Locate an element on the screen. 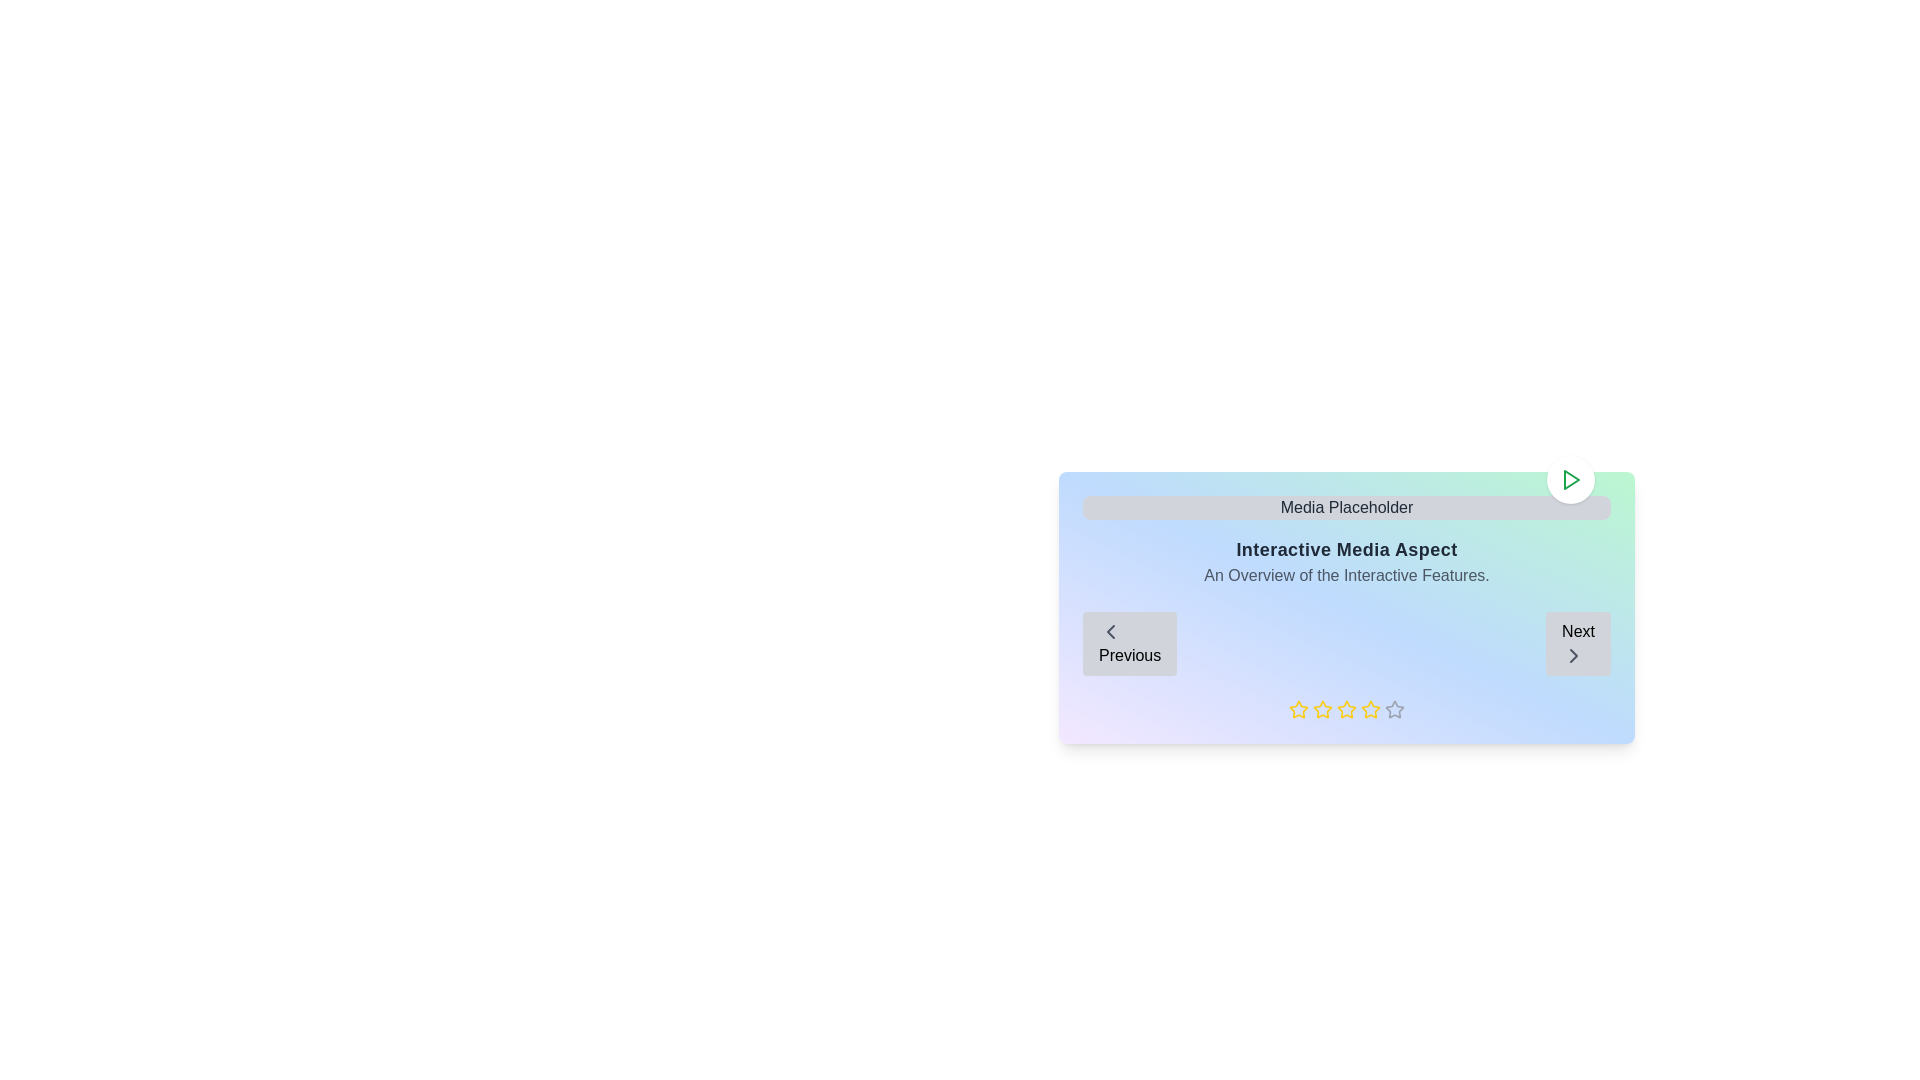 The height and width of the screenshot is (1080, 1920). the right-facing chevron icon, which is dark gray and located at the right edge of the interface next to the 'Next' button is located at coordinates (1573, 655).